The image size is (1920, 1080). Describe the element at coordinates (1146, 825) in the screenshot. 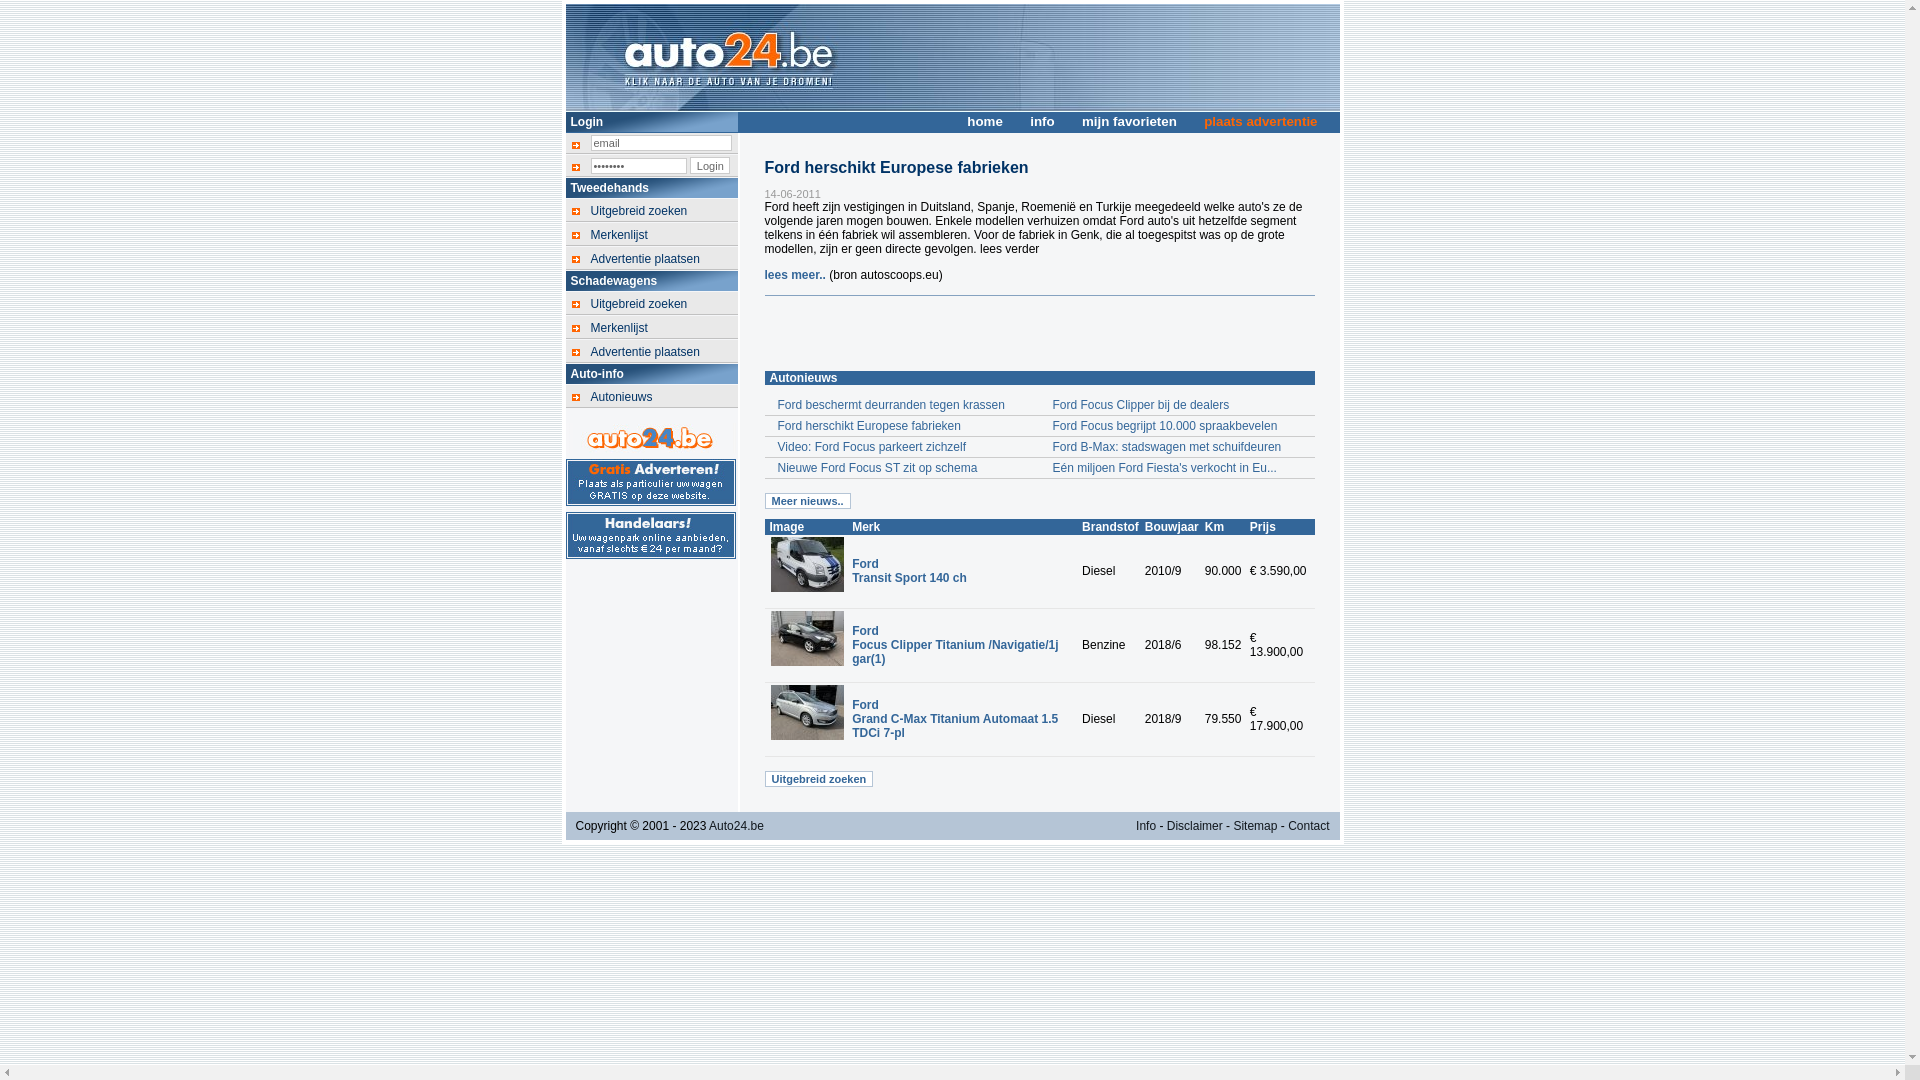

I see `'Info'` at that location.